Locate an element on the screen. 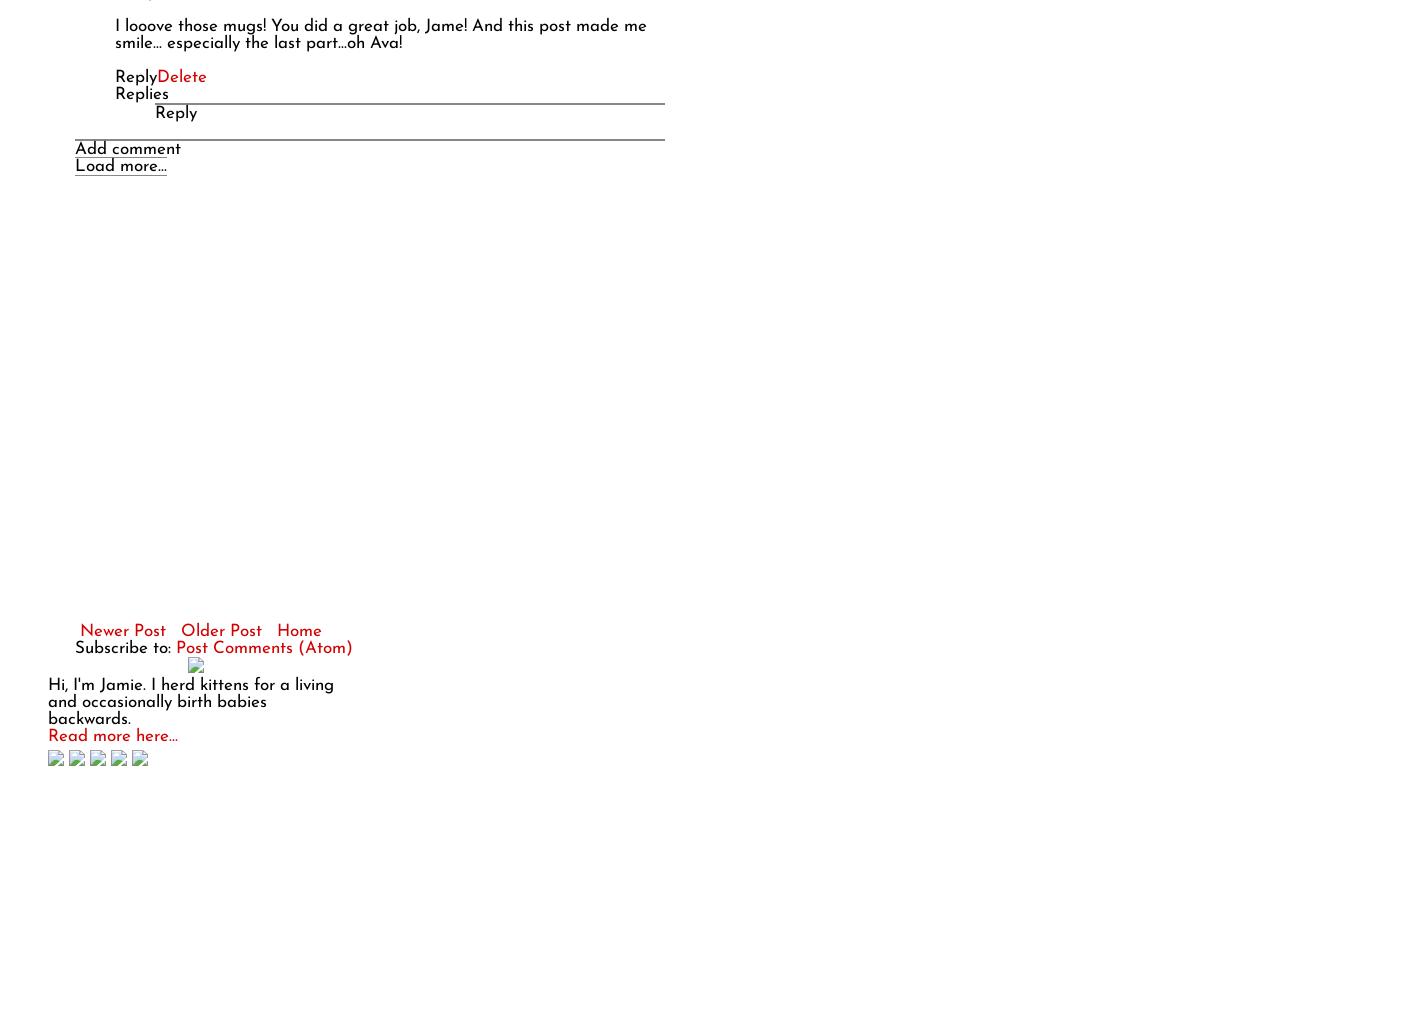  'Subscribe to:' is located at coordinates (125, 647).